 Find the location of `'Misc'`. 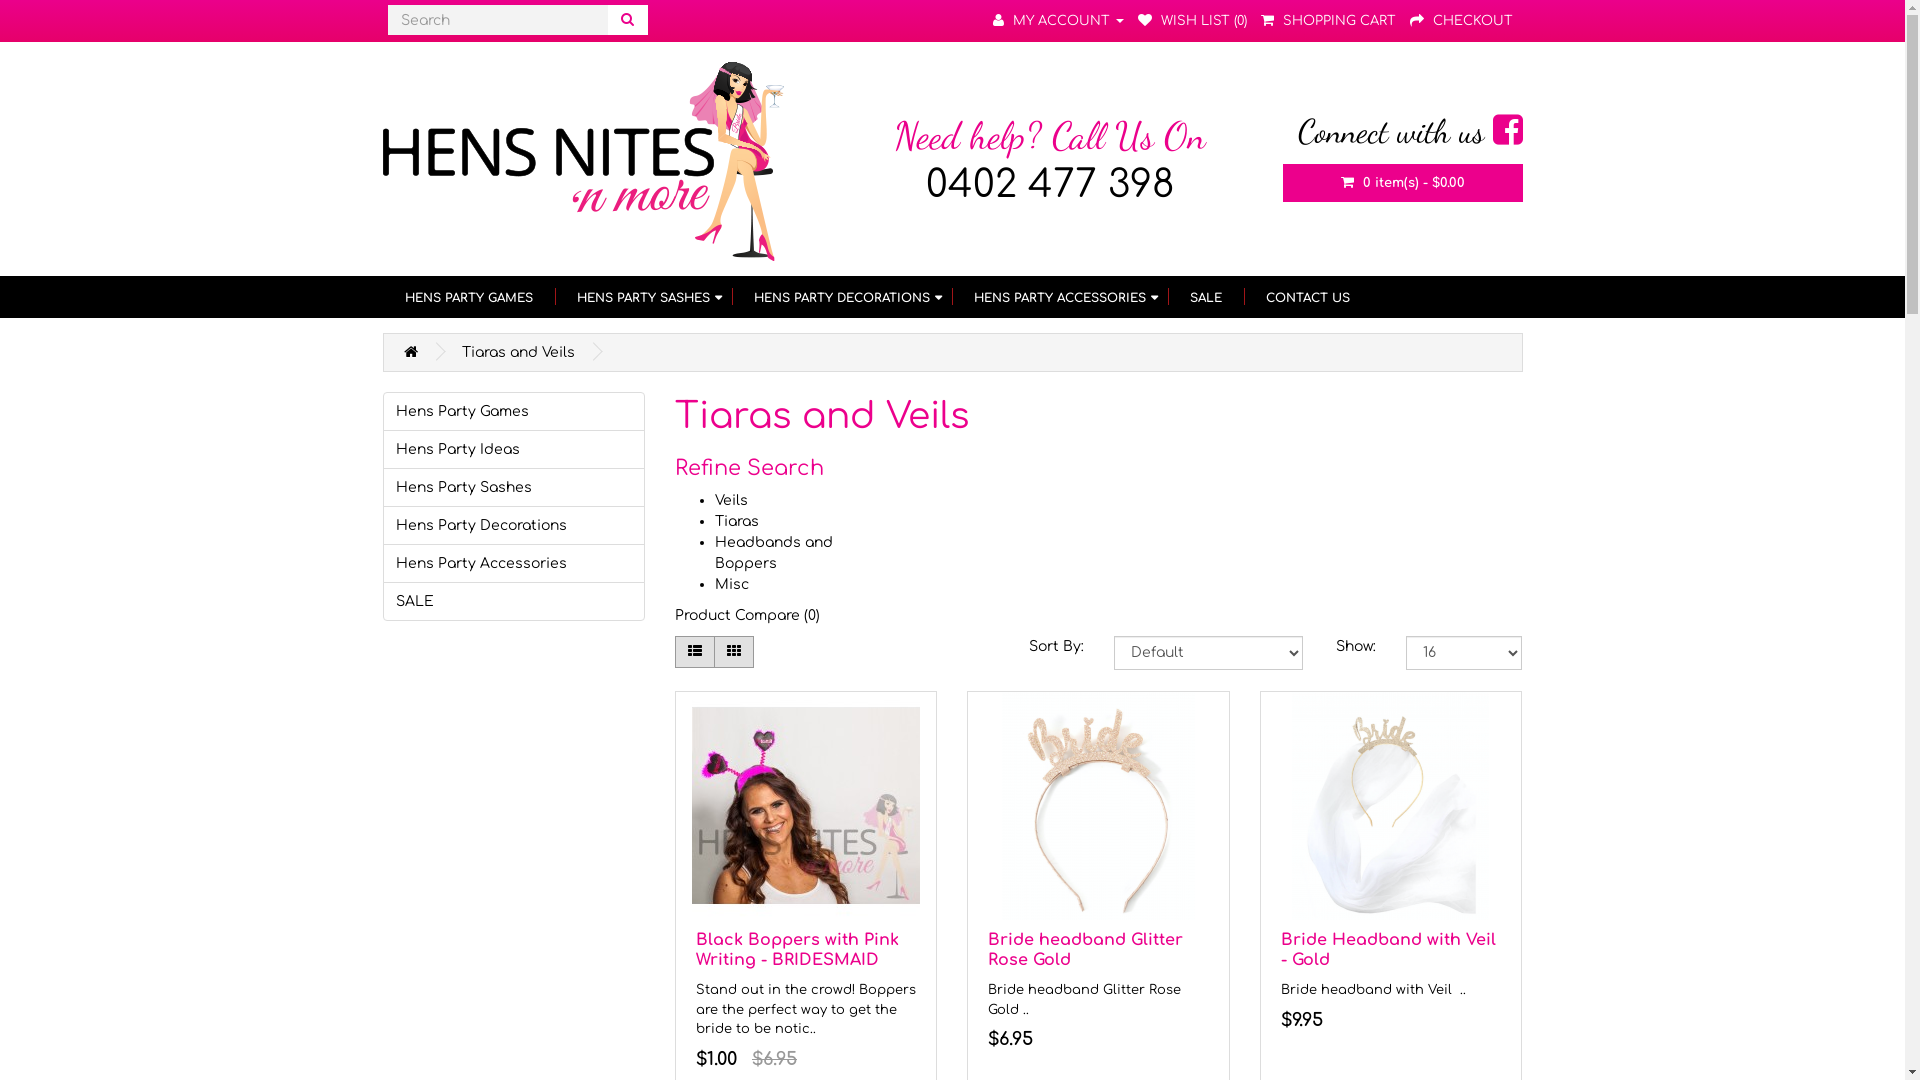

'Misc' is located at coordinates (730, 584).